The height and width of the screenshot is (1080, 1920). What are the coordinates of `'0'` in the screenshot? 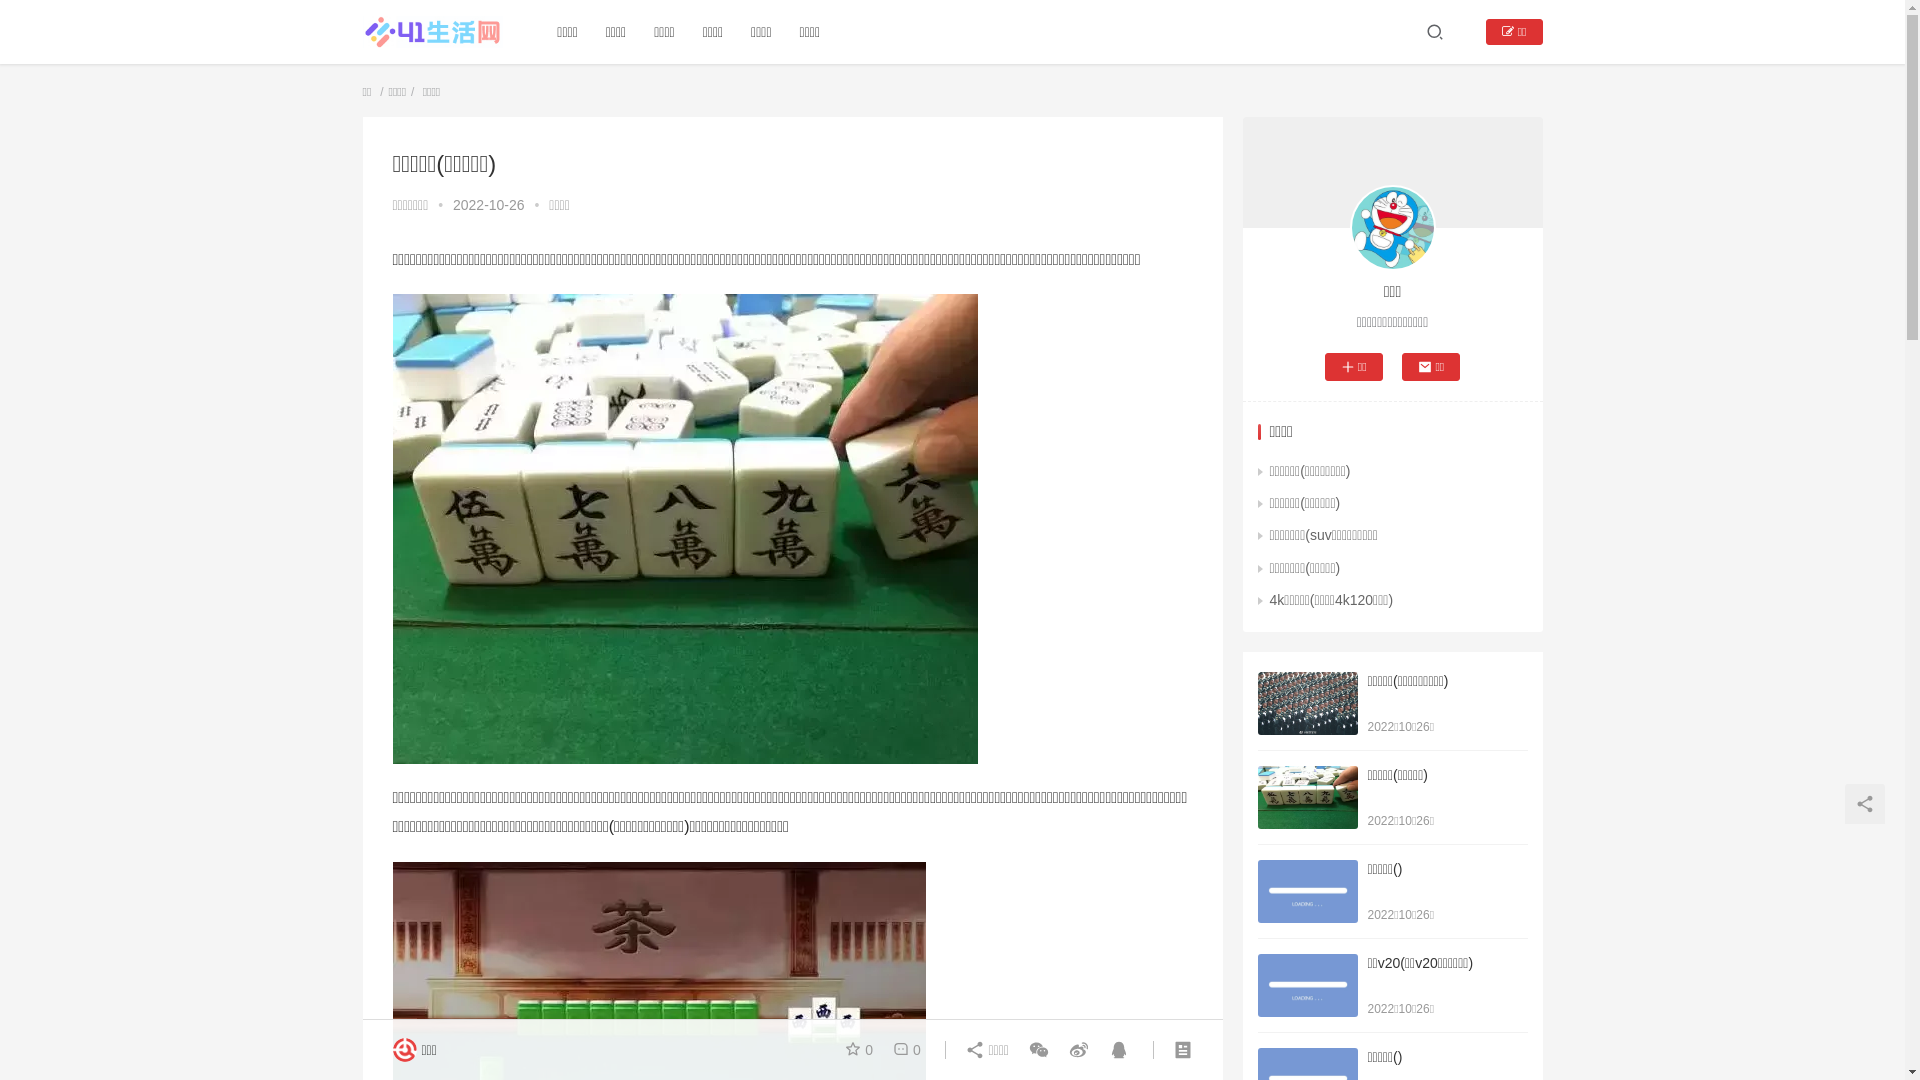 It's located at (863, 1048).